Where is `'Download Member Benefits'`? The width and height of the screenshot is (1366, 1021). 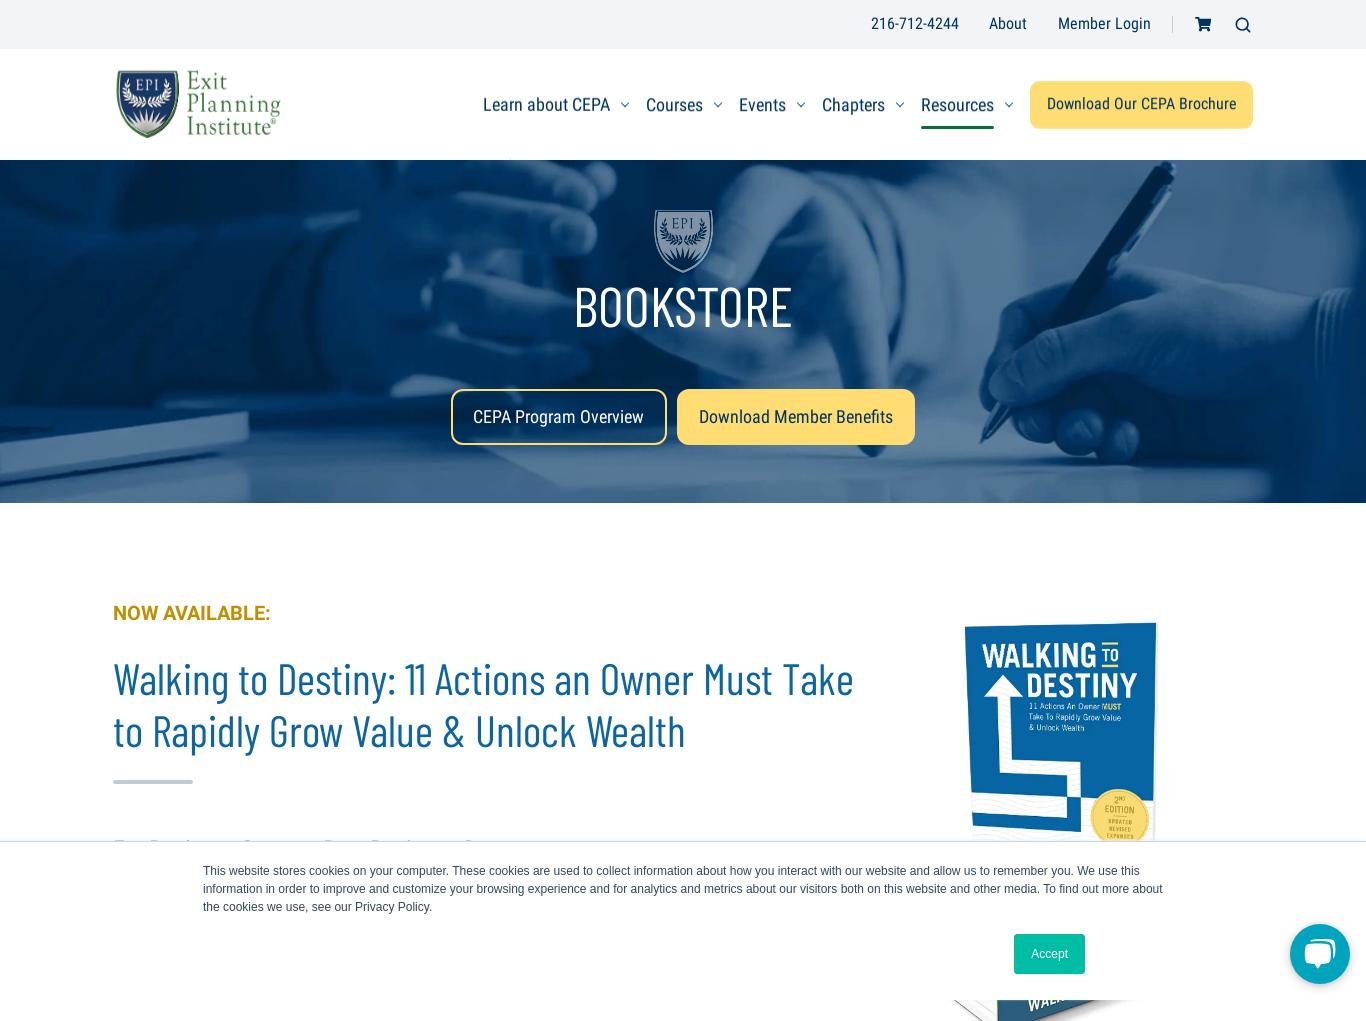 'Download Member Benefits' is located at coordinates (795, 415).